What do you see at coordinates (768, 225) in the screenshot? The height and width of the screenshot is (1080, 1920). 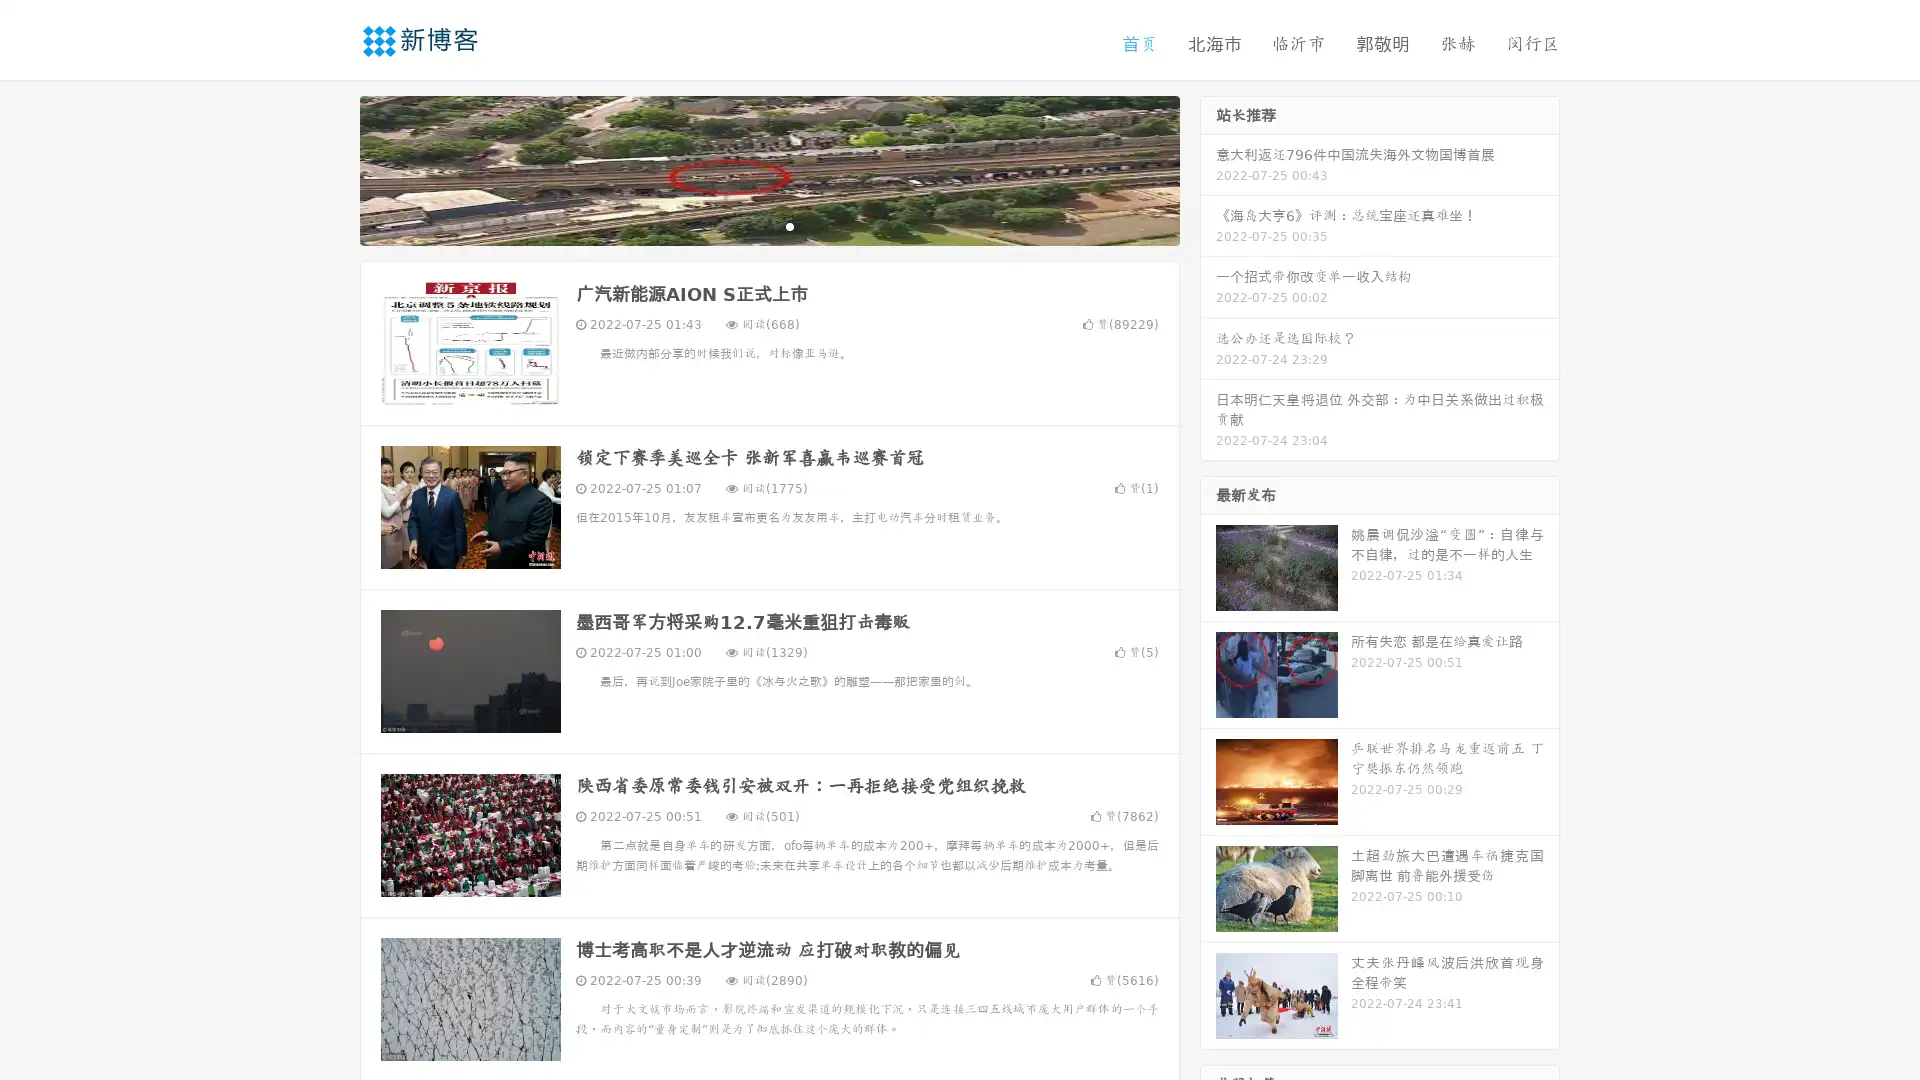 I see `Go to slide 2` at bounding box center [768, 225].